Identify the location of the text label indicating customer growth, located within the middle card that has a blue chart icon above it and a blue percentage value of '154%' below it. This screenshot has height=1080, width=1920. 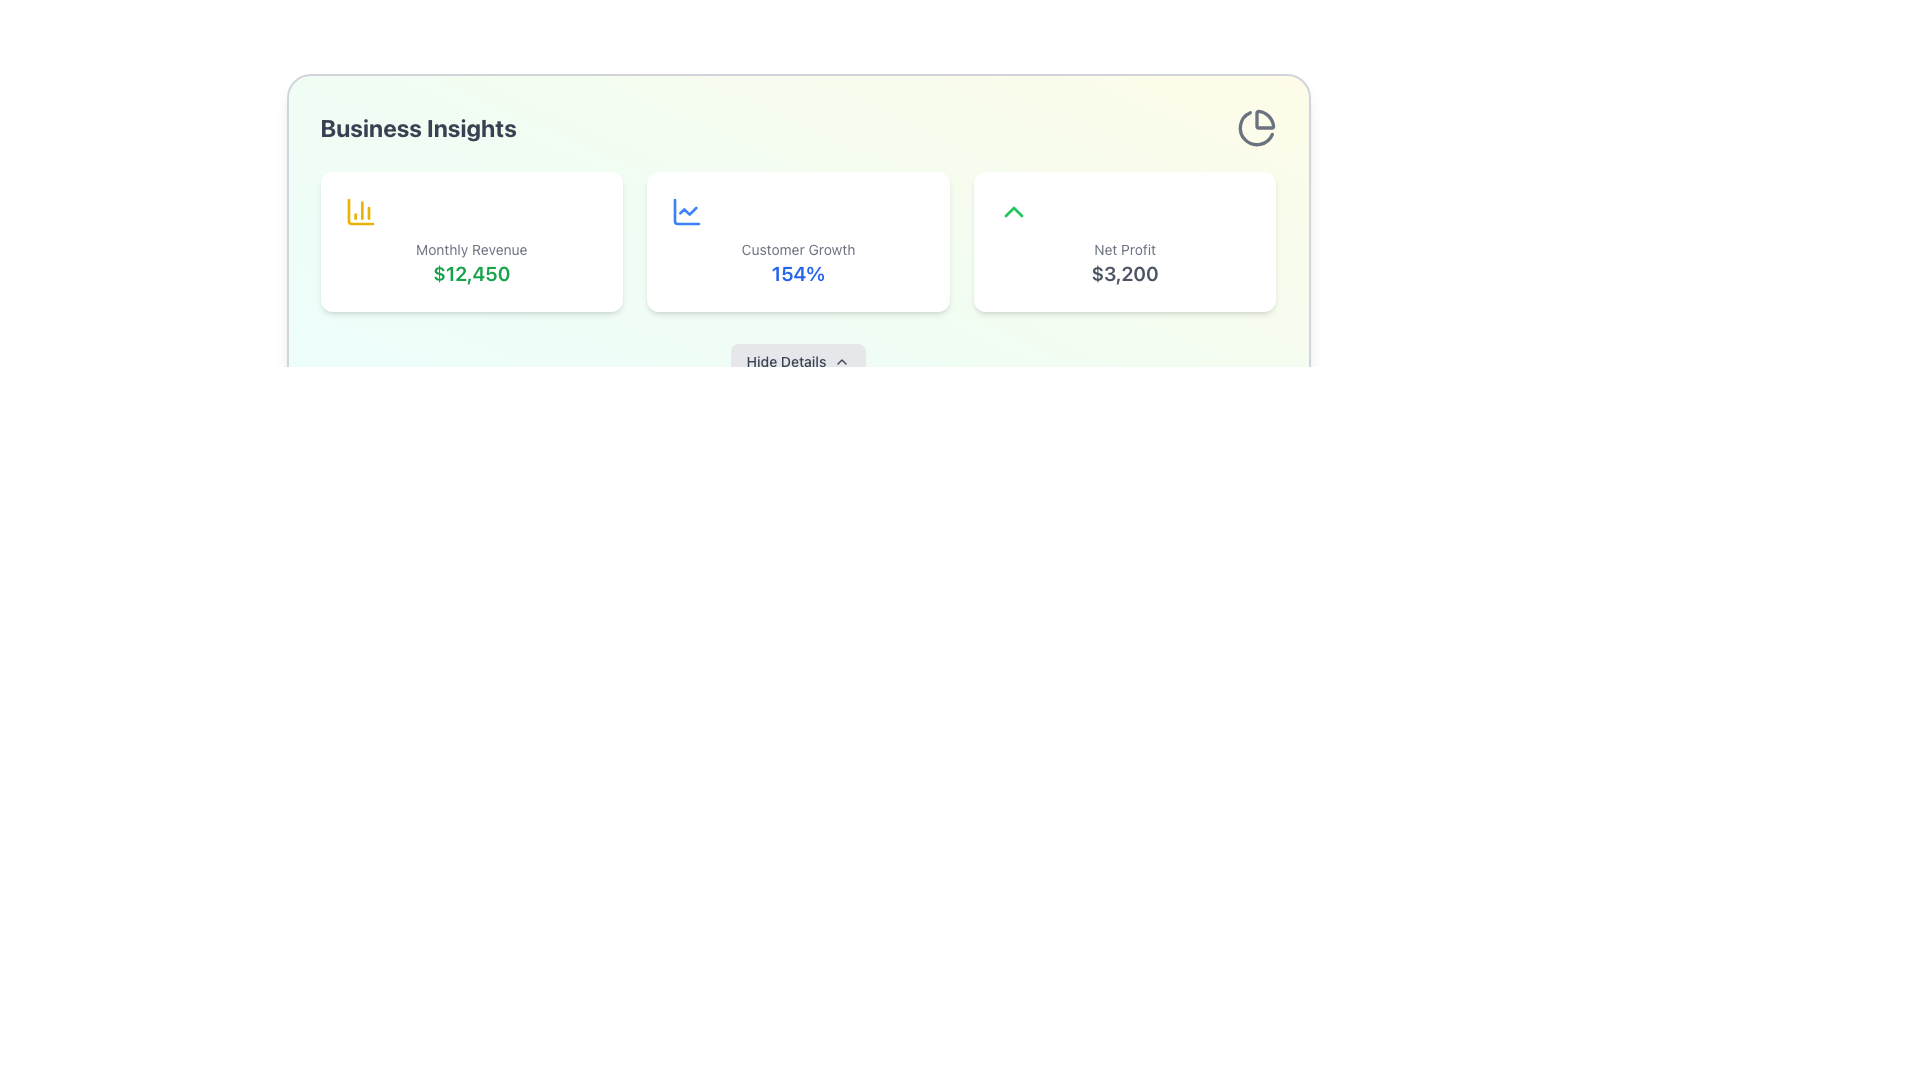
(797, 249).